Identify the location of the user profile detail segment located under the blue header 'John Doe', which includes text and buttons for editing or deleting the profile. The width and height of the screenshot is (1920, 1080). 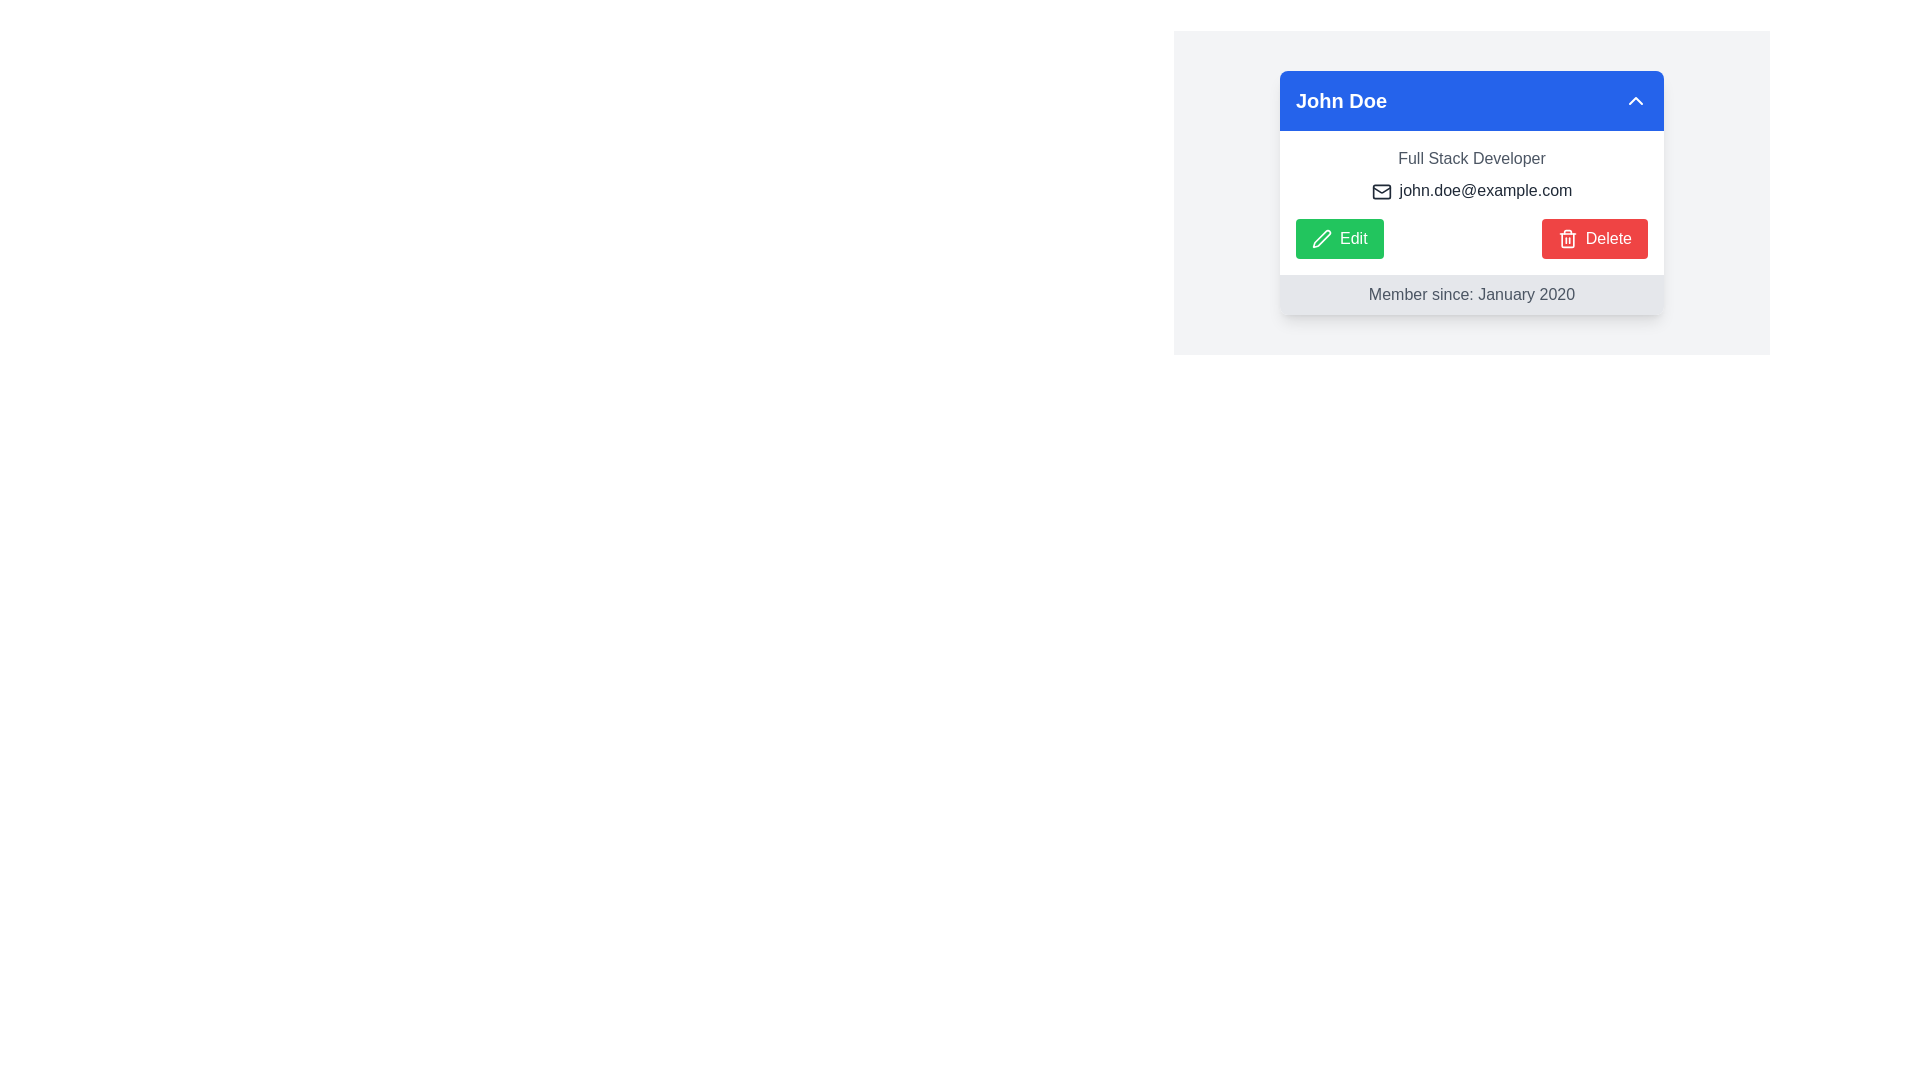
(1472, 203).